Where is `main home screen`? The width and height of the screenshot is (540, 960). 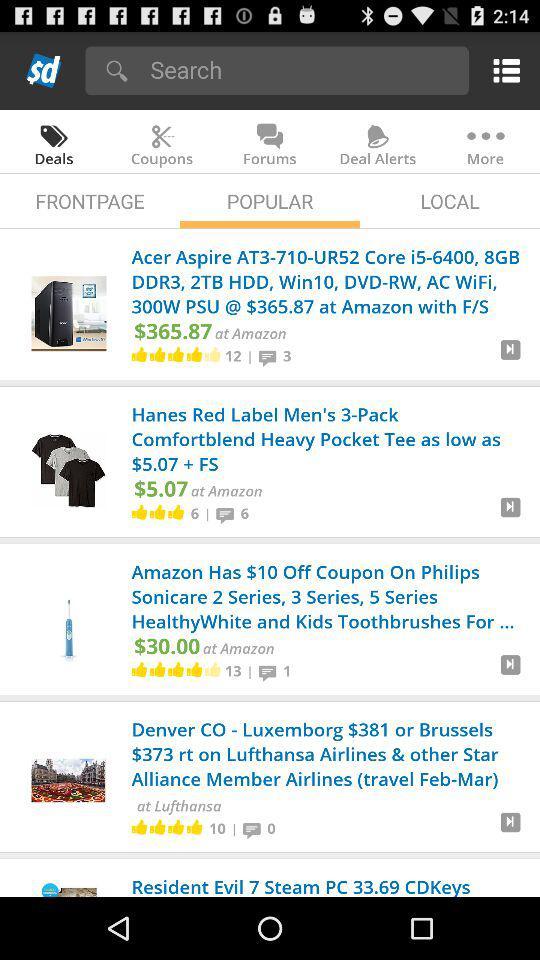 main home screen is located at coordinates (44, 70).